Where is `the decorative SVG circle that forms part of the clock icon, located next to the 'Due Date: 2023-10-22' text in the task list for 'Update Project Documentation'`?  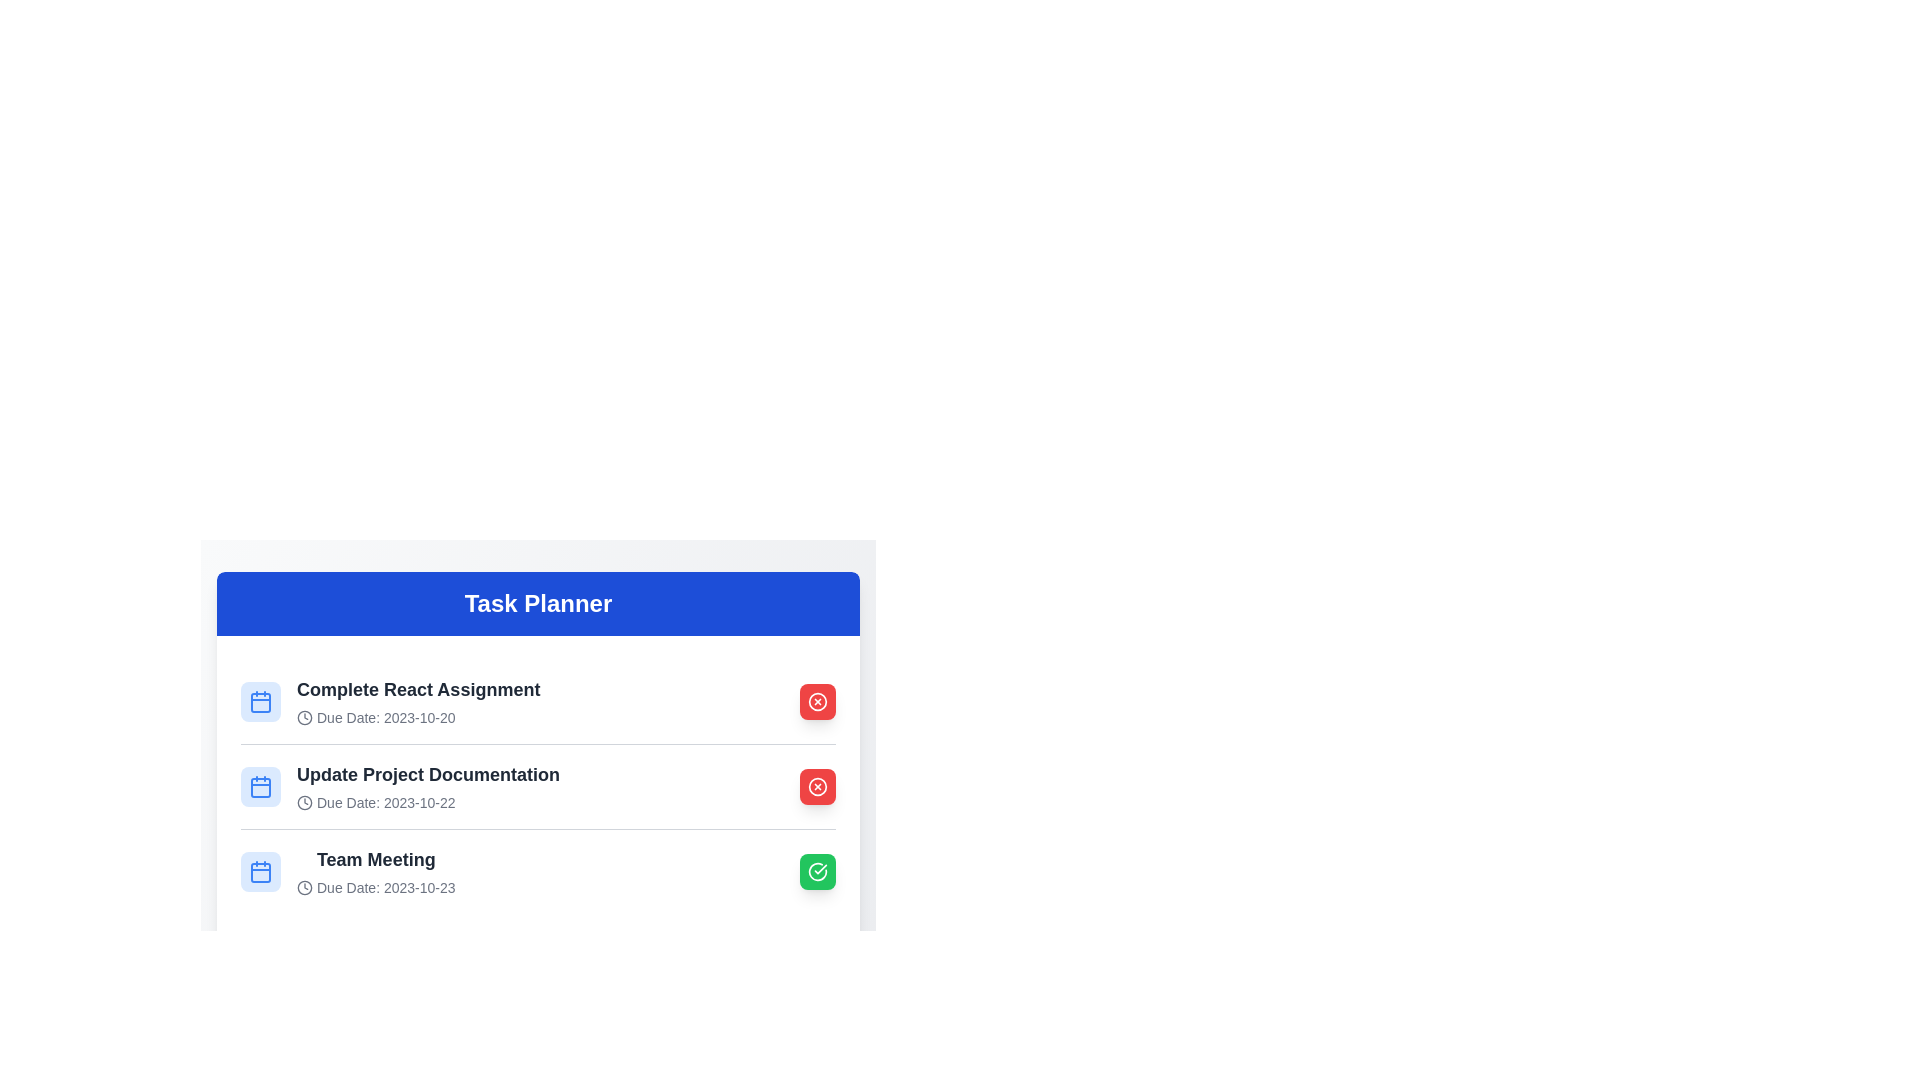
the decorative SVG circle that forms part of the clock icon, located next to the 'Due Date: 2023-10-22' text in the task list for 'Update Project Documentation' is located at coordinates (304, 801).